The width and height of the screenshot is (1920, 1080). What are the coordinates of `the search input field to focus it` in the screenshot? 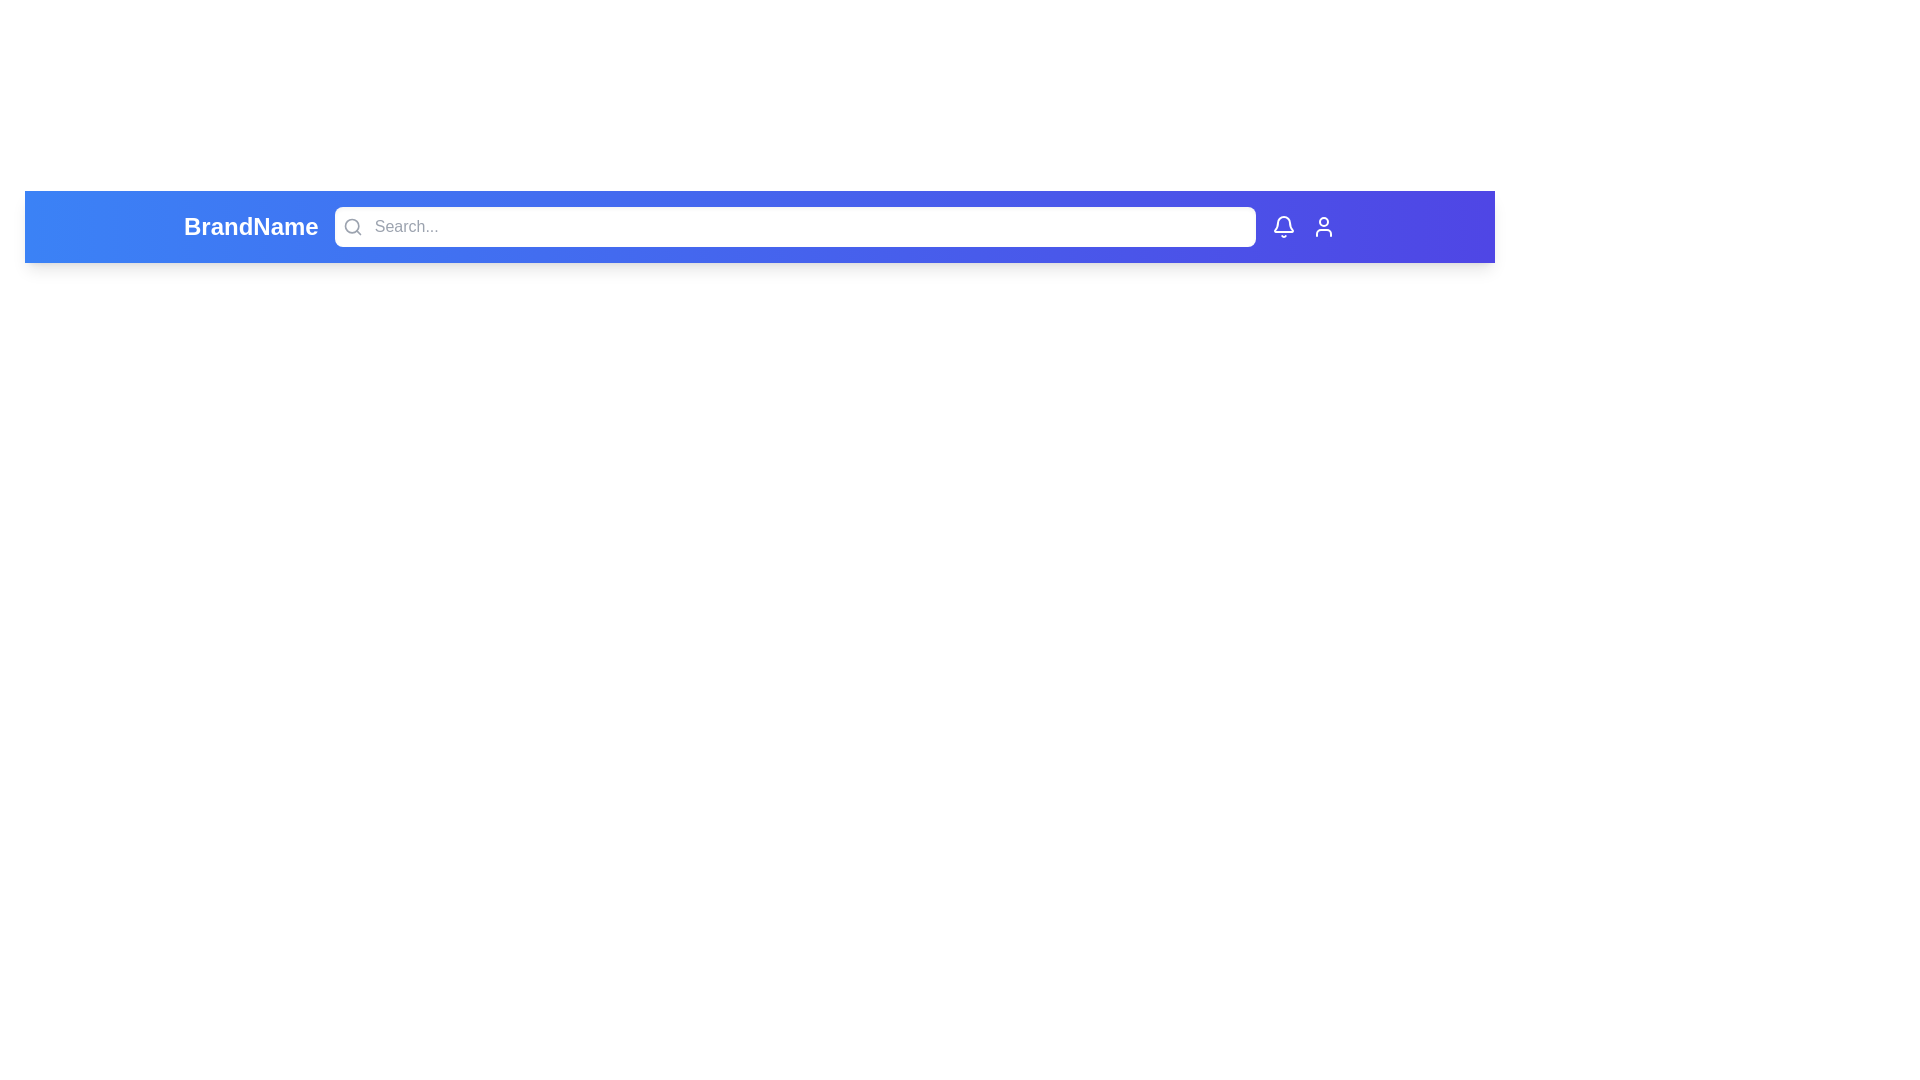 It's located at (794, 226).